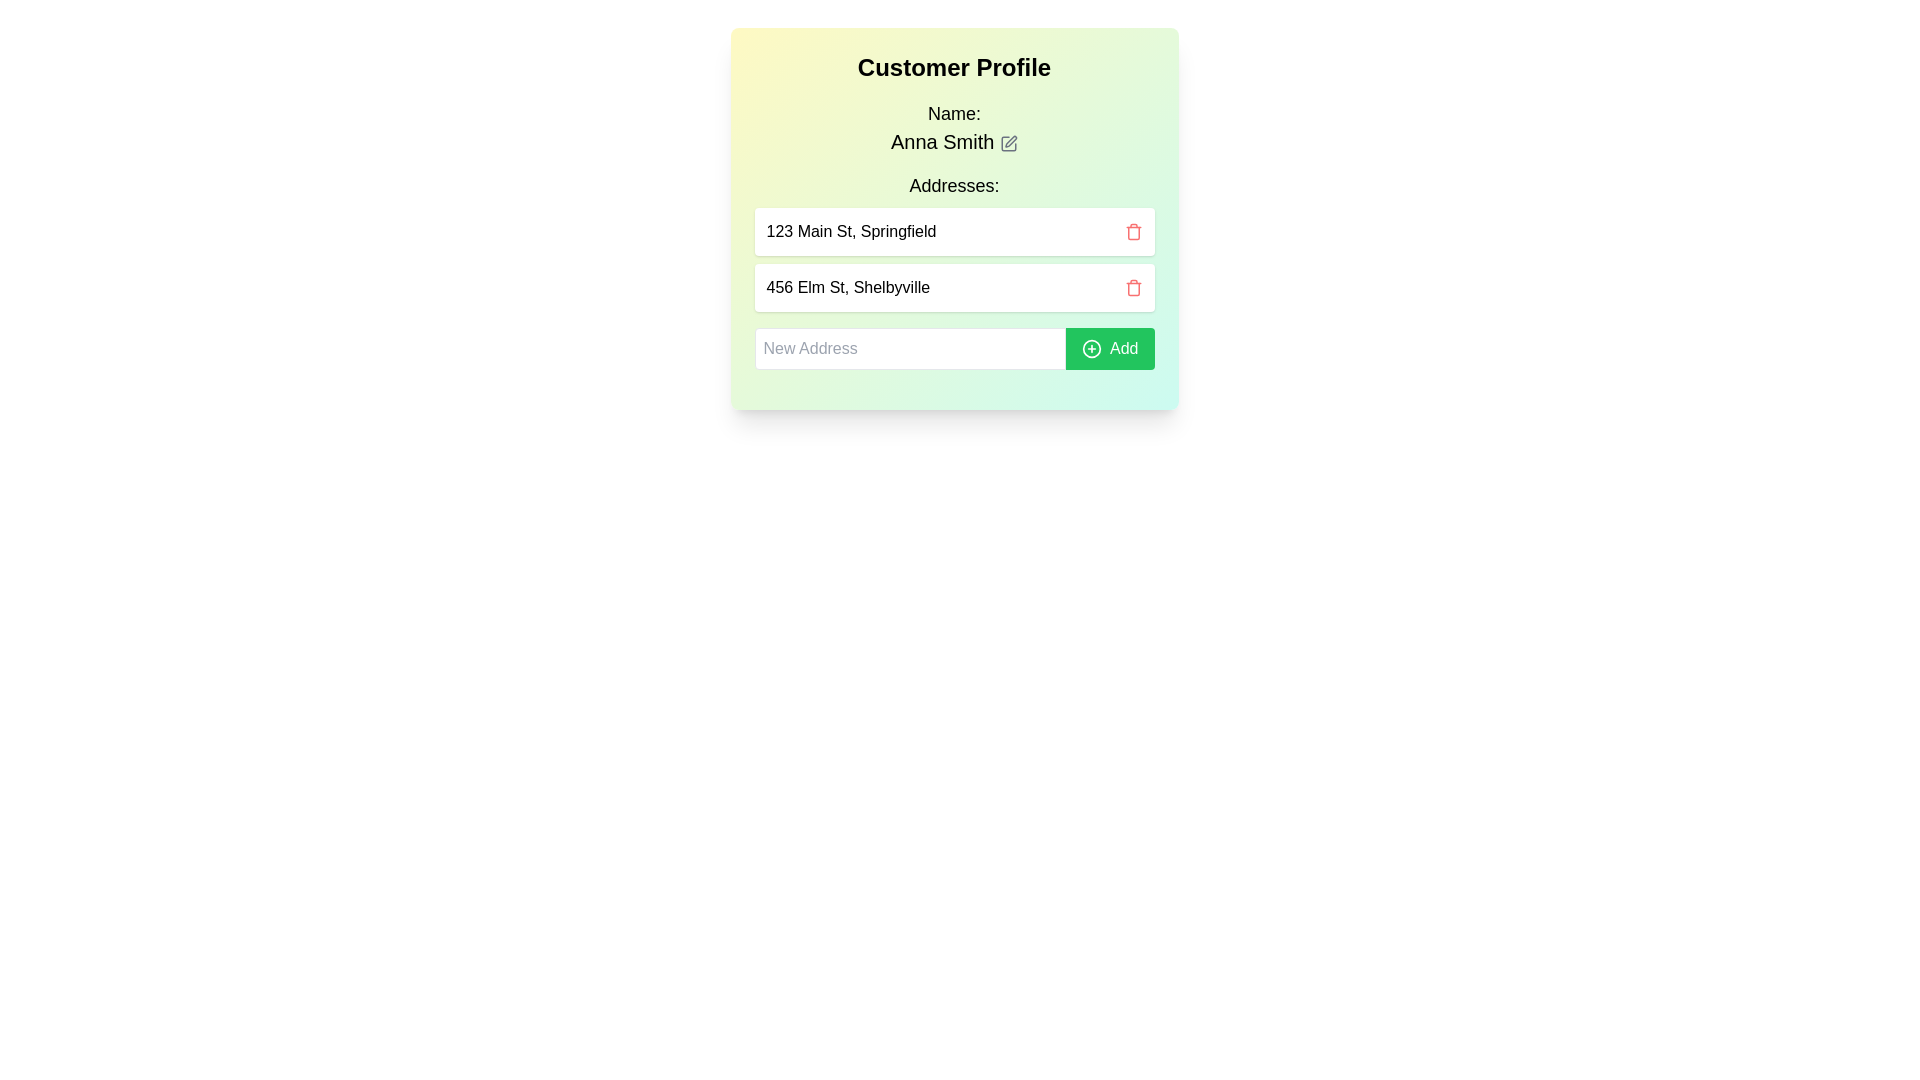 This screenshot has width=1920, height=1080. I want to click on inside the address input field located in the 'Addresses:' section to type an address, so click(953, 347).